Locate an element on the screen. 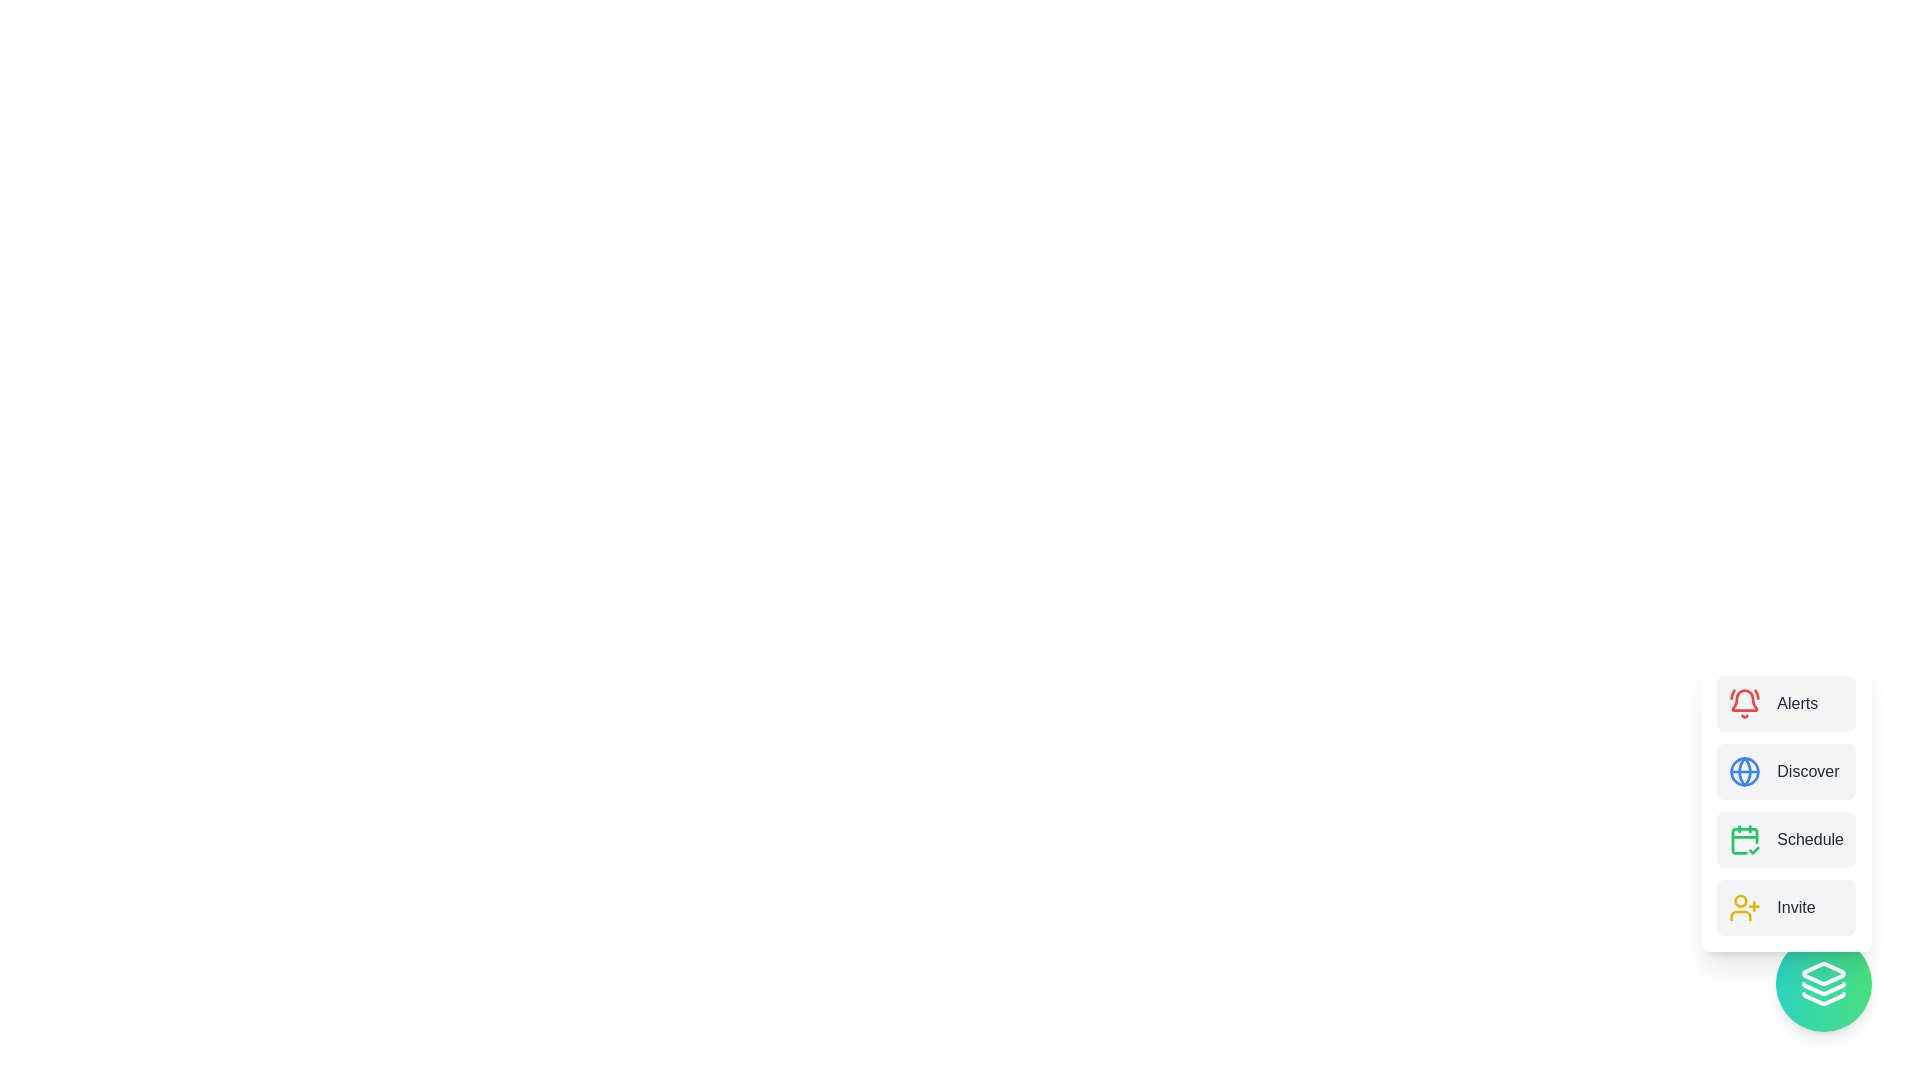 The image size is (1920, 1080). the 'Alerts' button to select it is located at coordinates (1786, 703).